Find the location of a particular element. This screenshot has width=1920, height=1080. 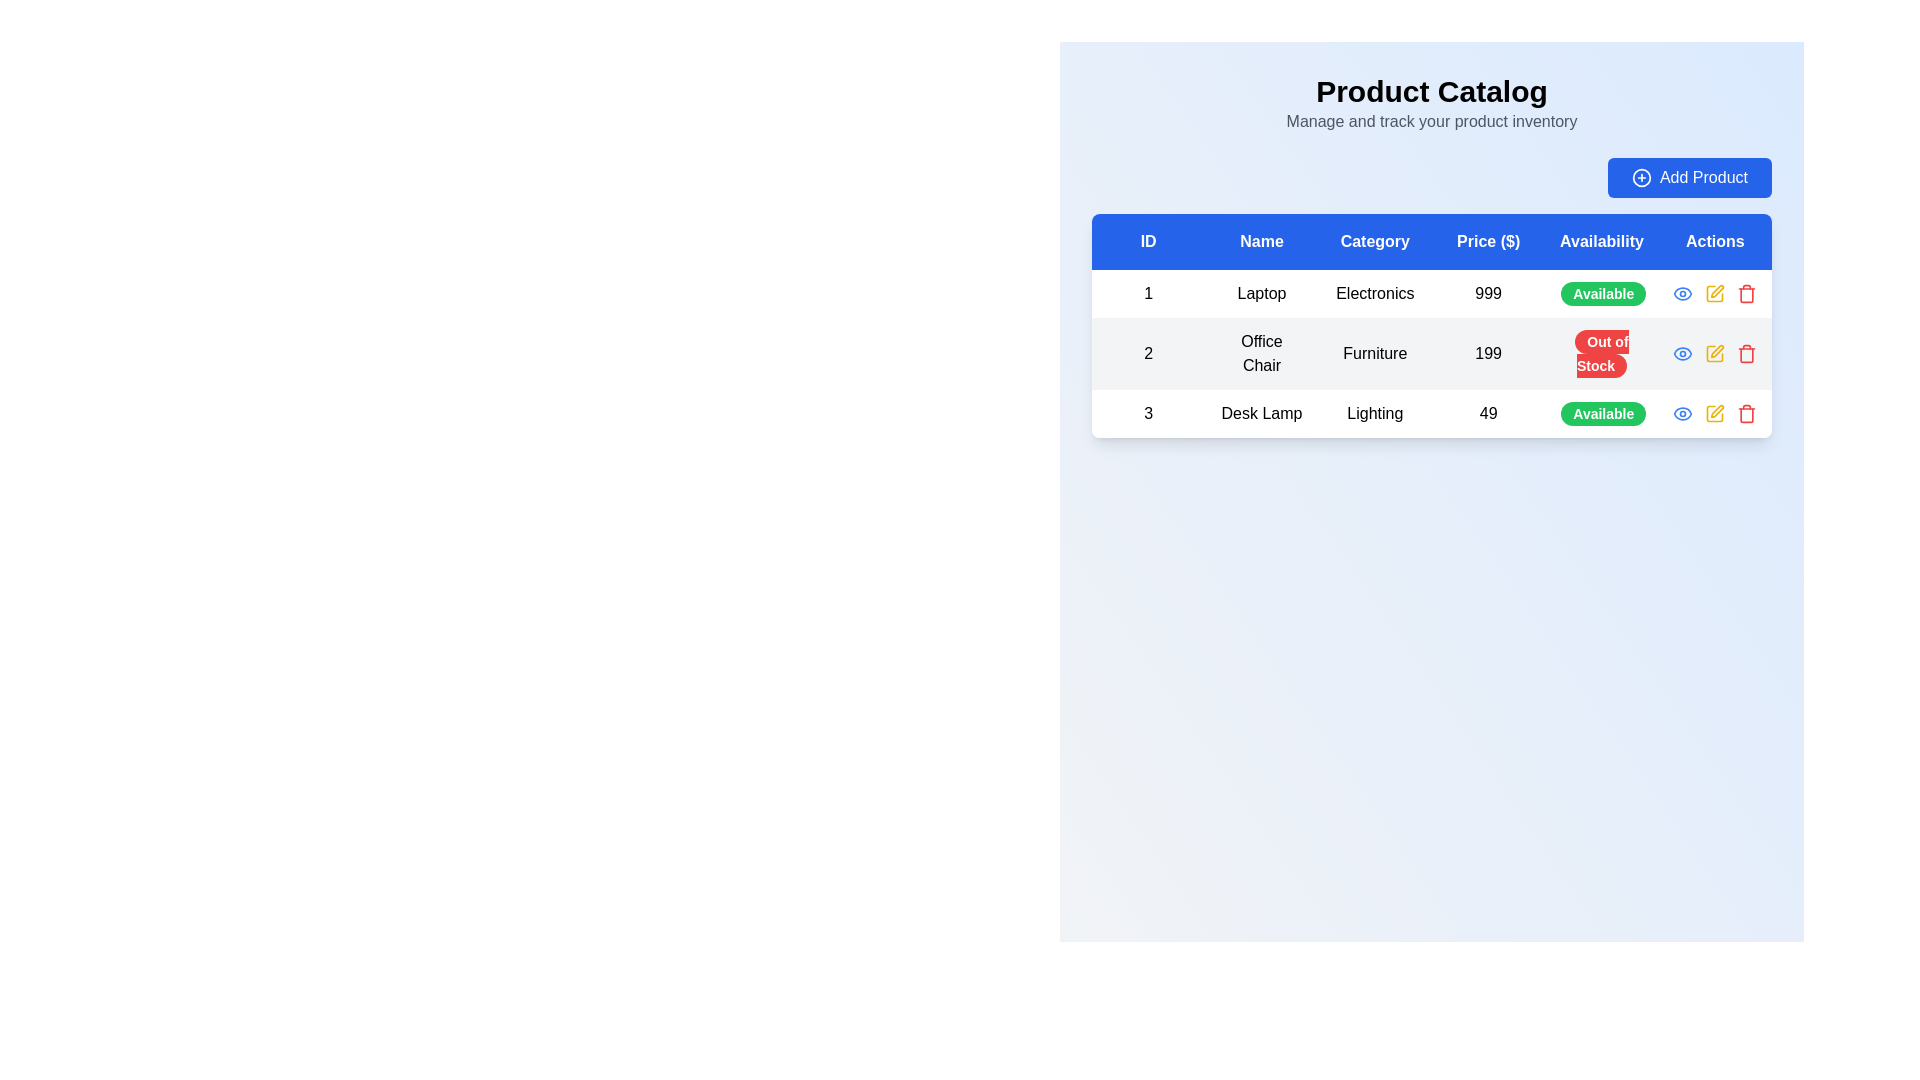

the delete button icon in the 'Actions' column for the third row of the table corresponding to the 'Desk Lamp' entry is located at coordinates (1746, 293).